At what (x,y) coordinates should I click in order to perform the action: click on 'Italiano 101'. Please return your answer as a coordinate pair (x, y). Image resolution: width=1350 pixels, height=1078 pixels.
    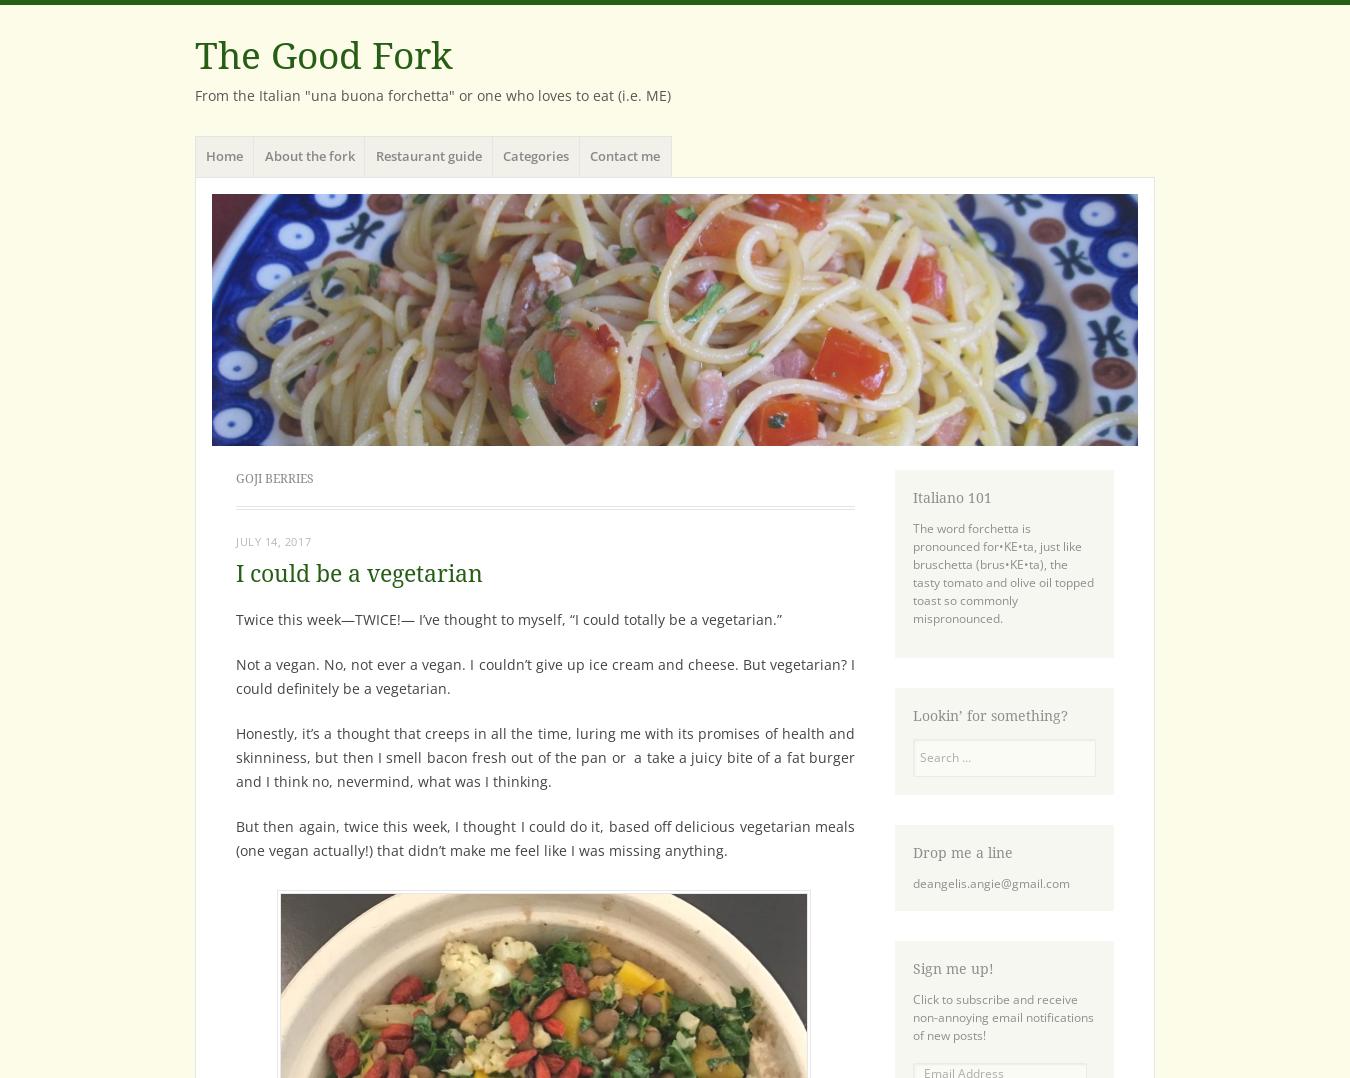
    Looking at the image, I should click on (911, 497).